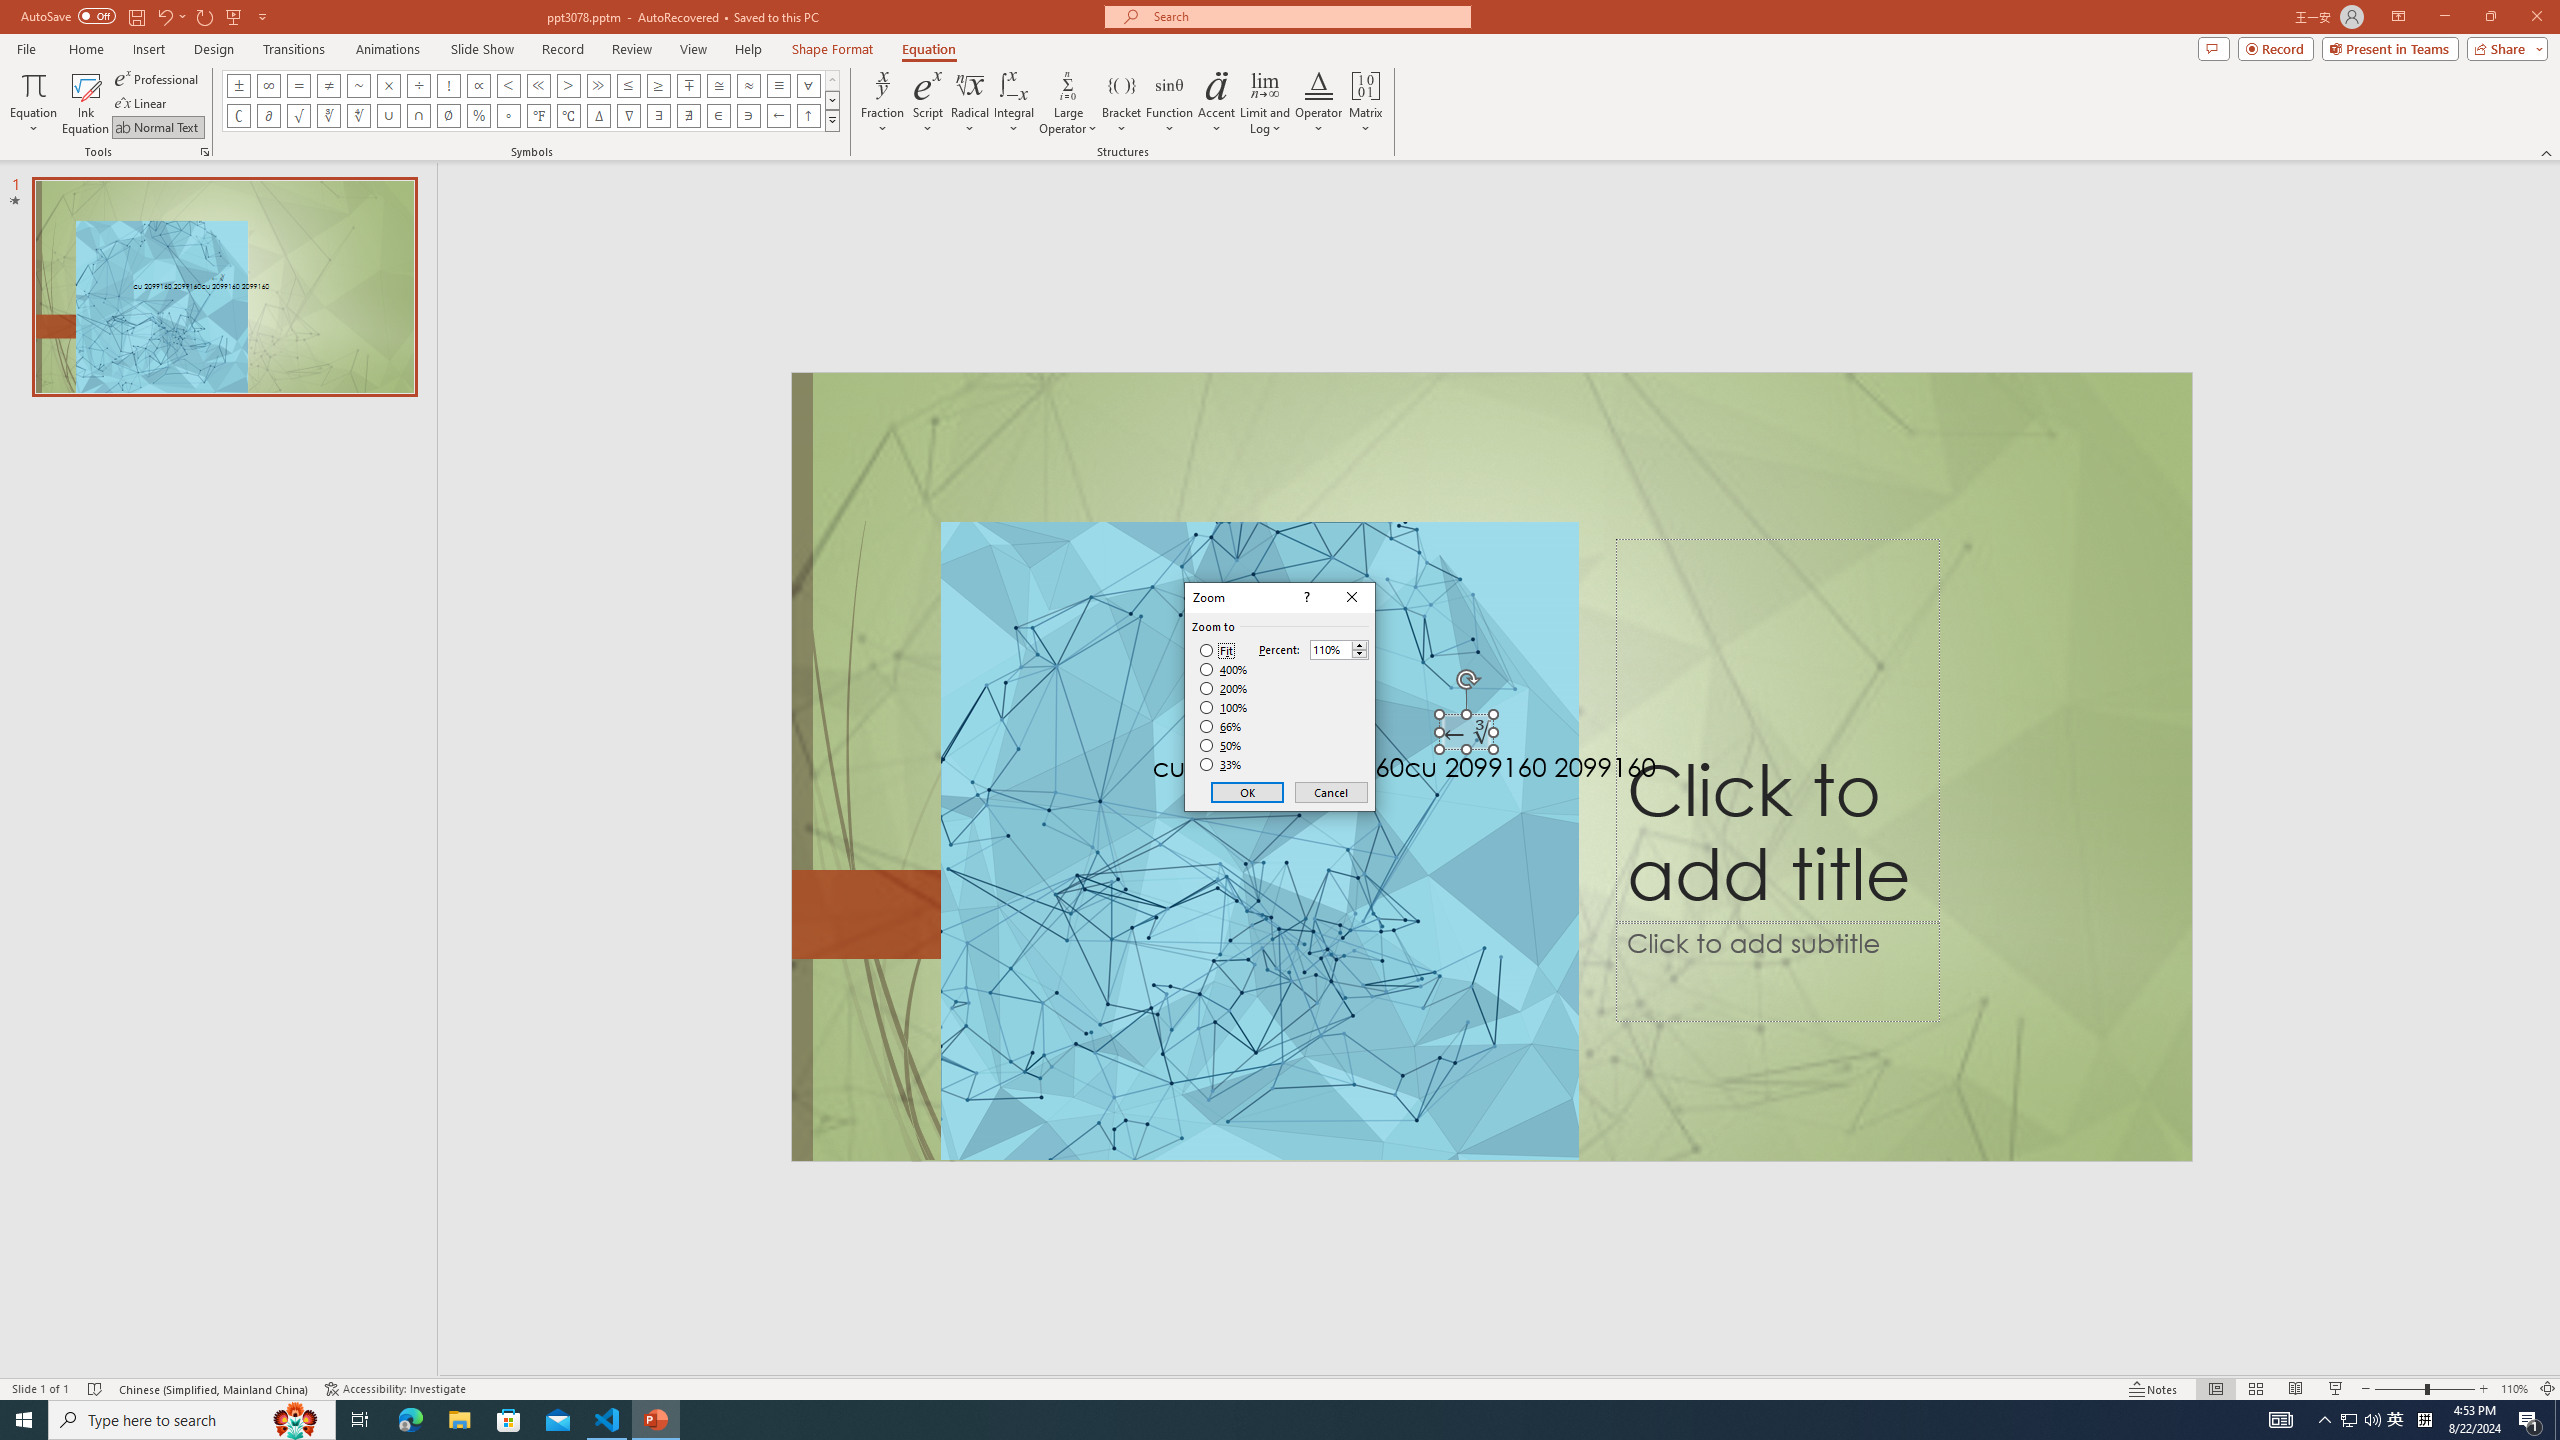 Image resolution: width=2560 pixels, height=1440 pixels. I want to click on 'Action Center, 1 new notification', so click(2530, 1418).